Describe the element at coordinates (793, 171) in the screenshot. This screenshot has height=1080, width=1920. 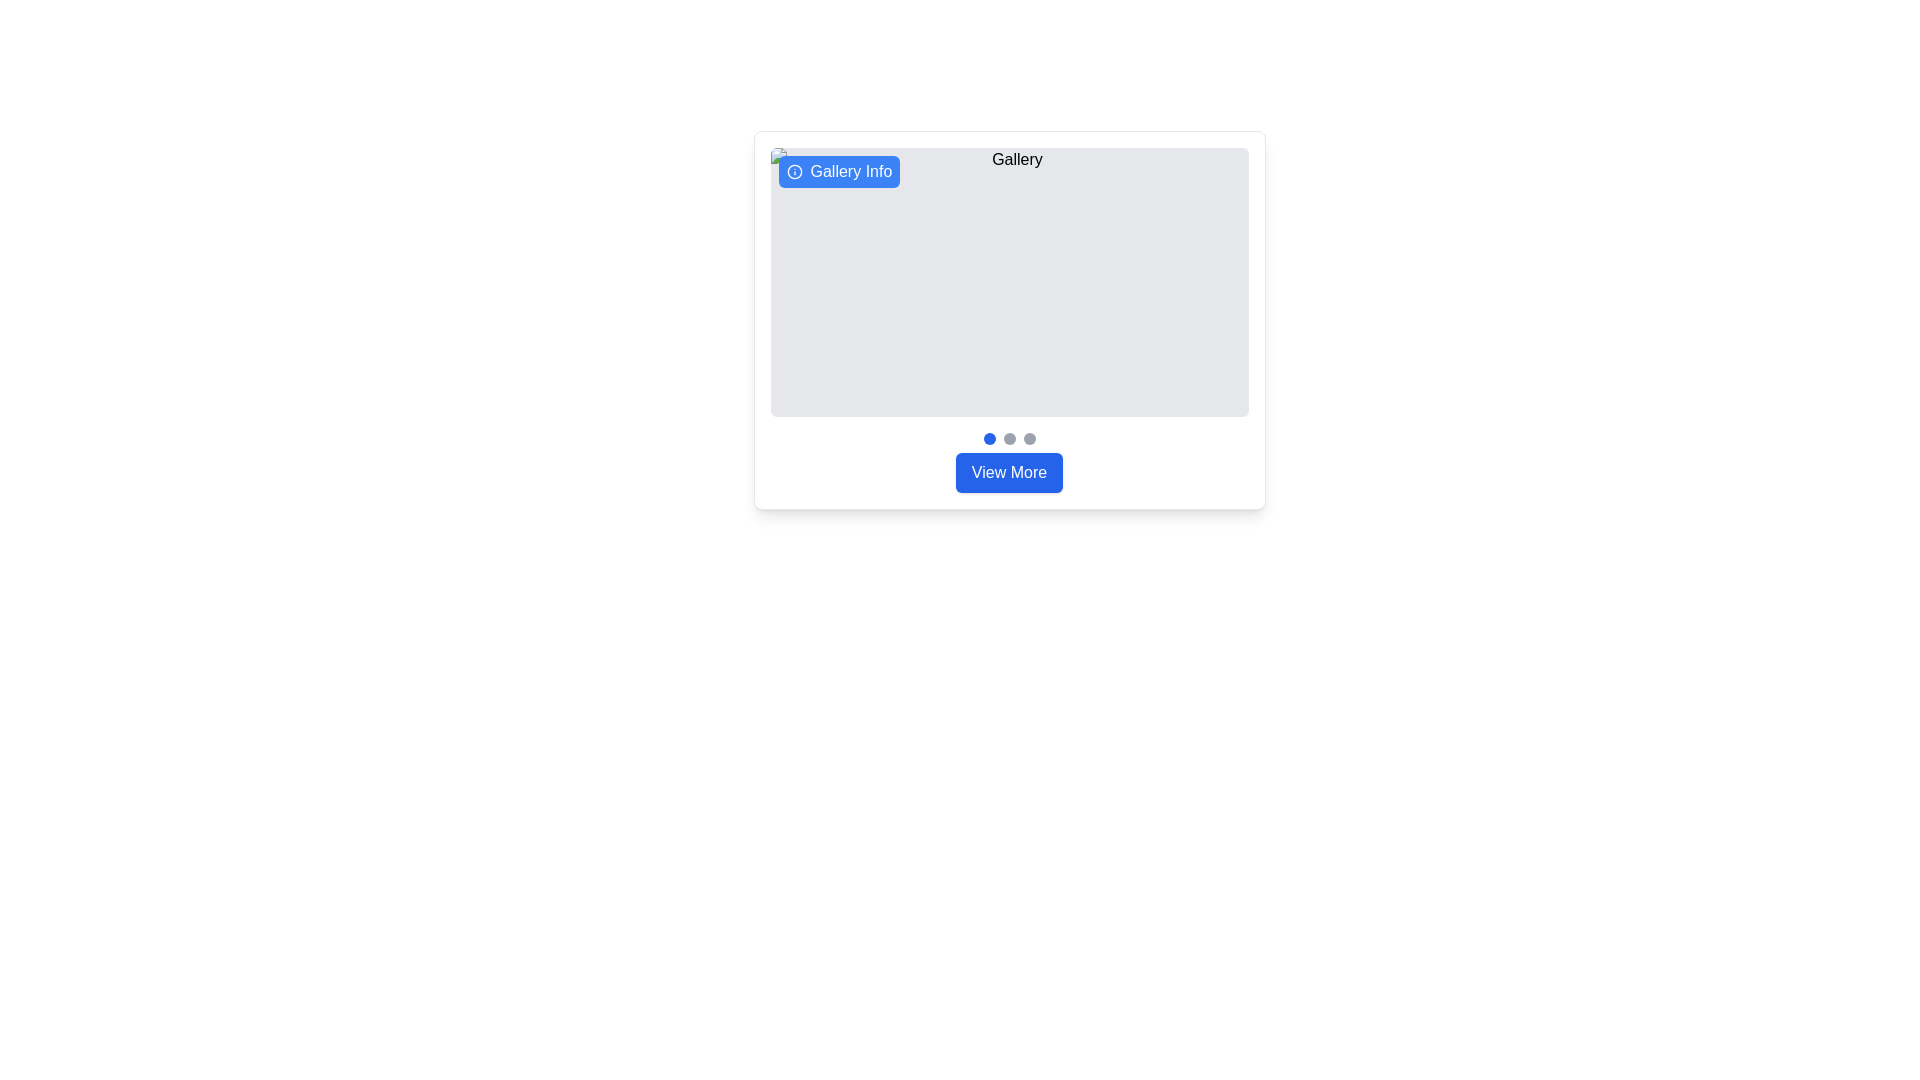
I see `the informational icon located at the center of the 'Gallery Info' button, which is near the top-left corner of the layout` at that location.